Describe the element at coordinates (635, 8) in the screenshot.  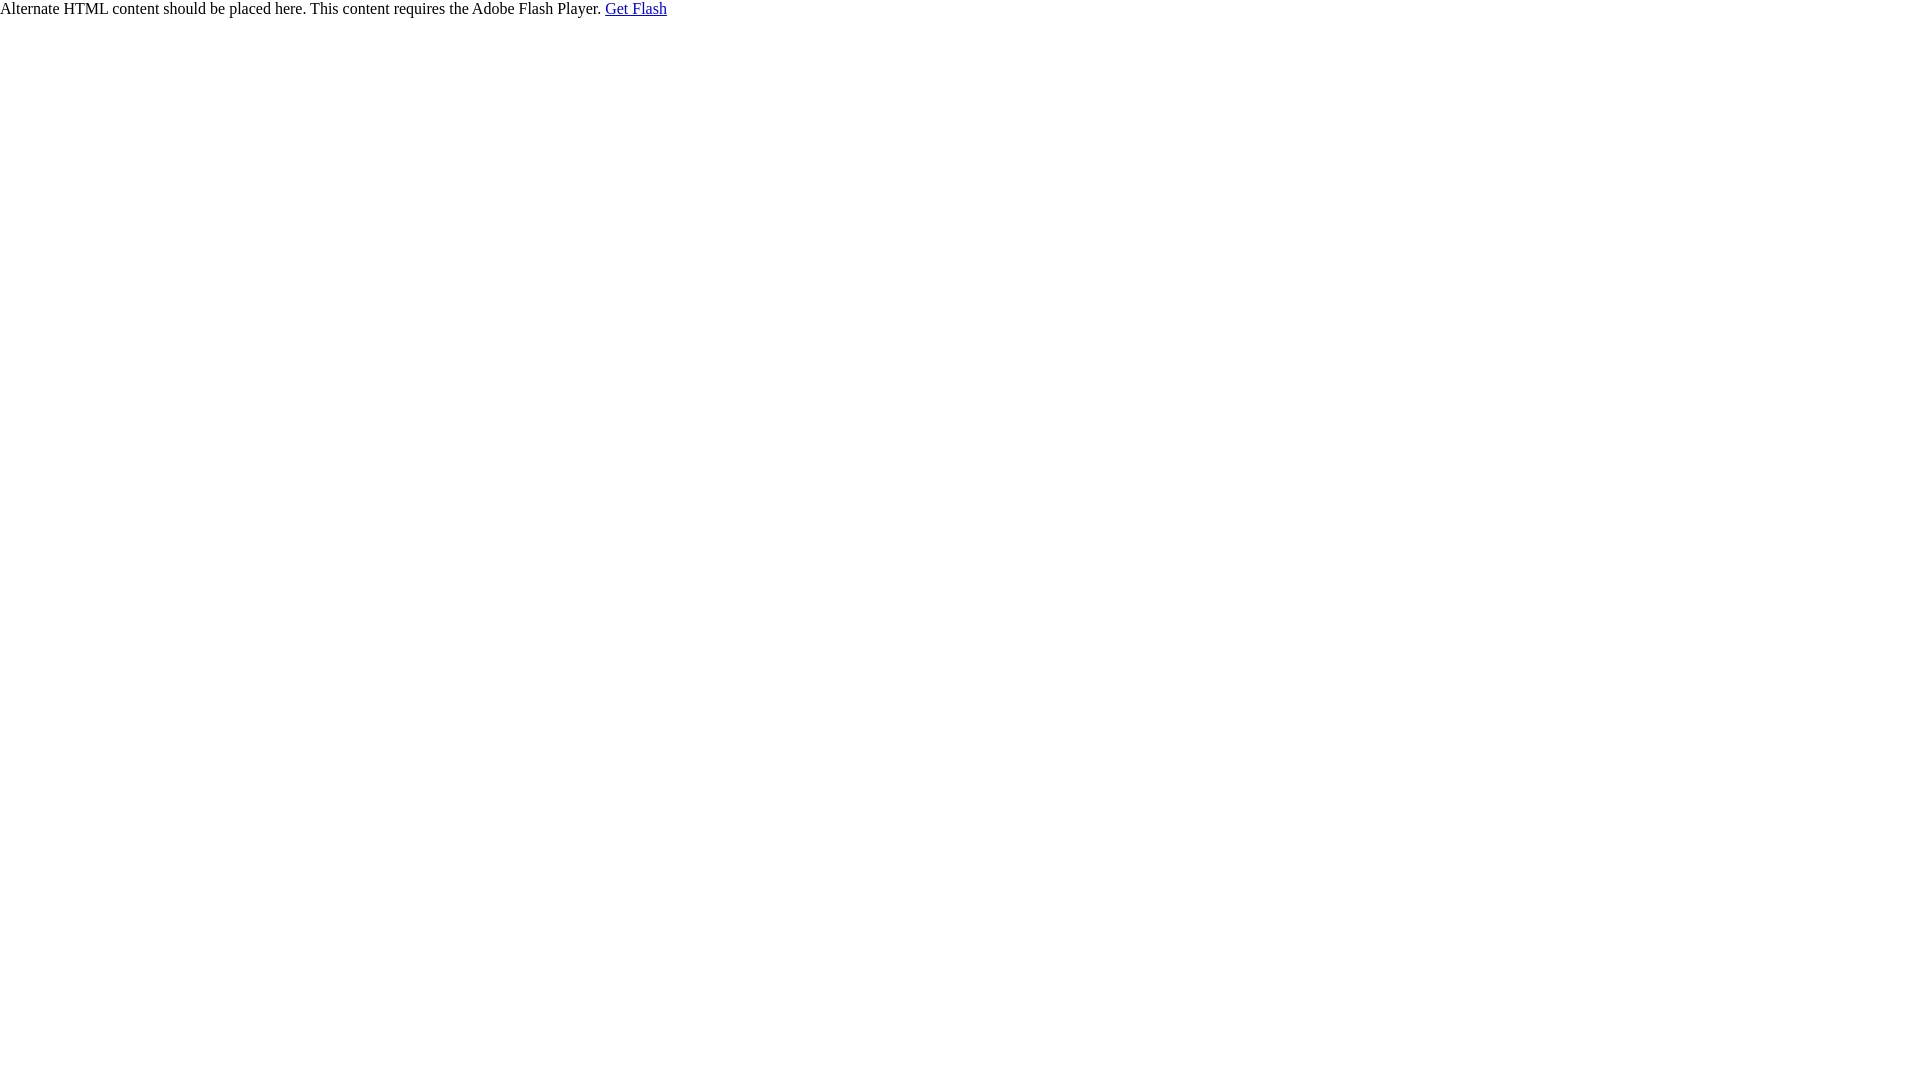
I see `'Get Flash'` at that location.